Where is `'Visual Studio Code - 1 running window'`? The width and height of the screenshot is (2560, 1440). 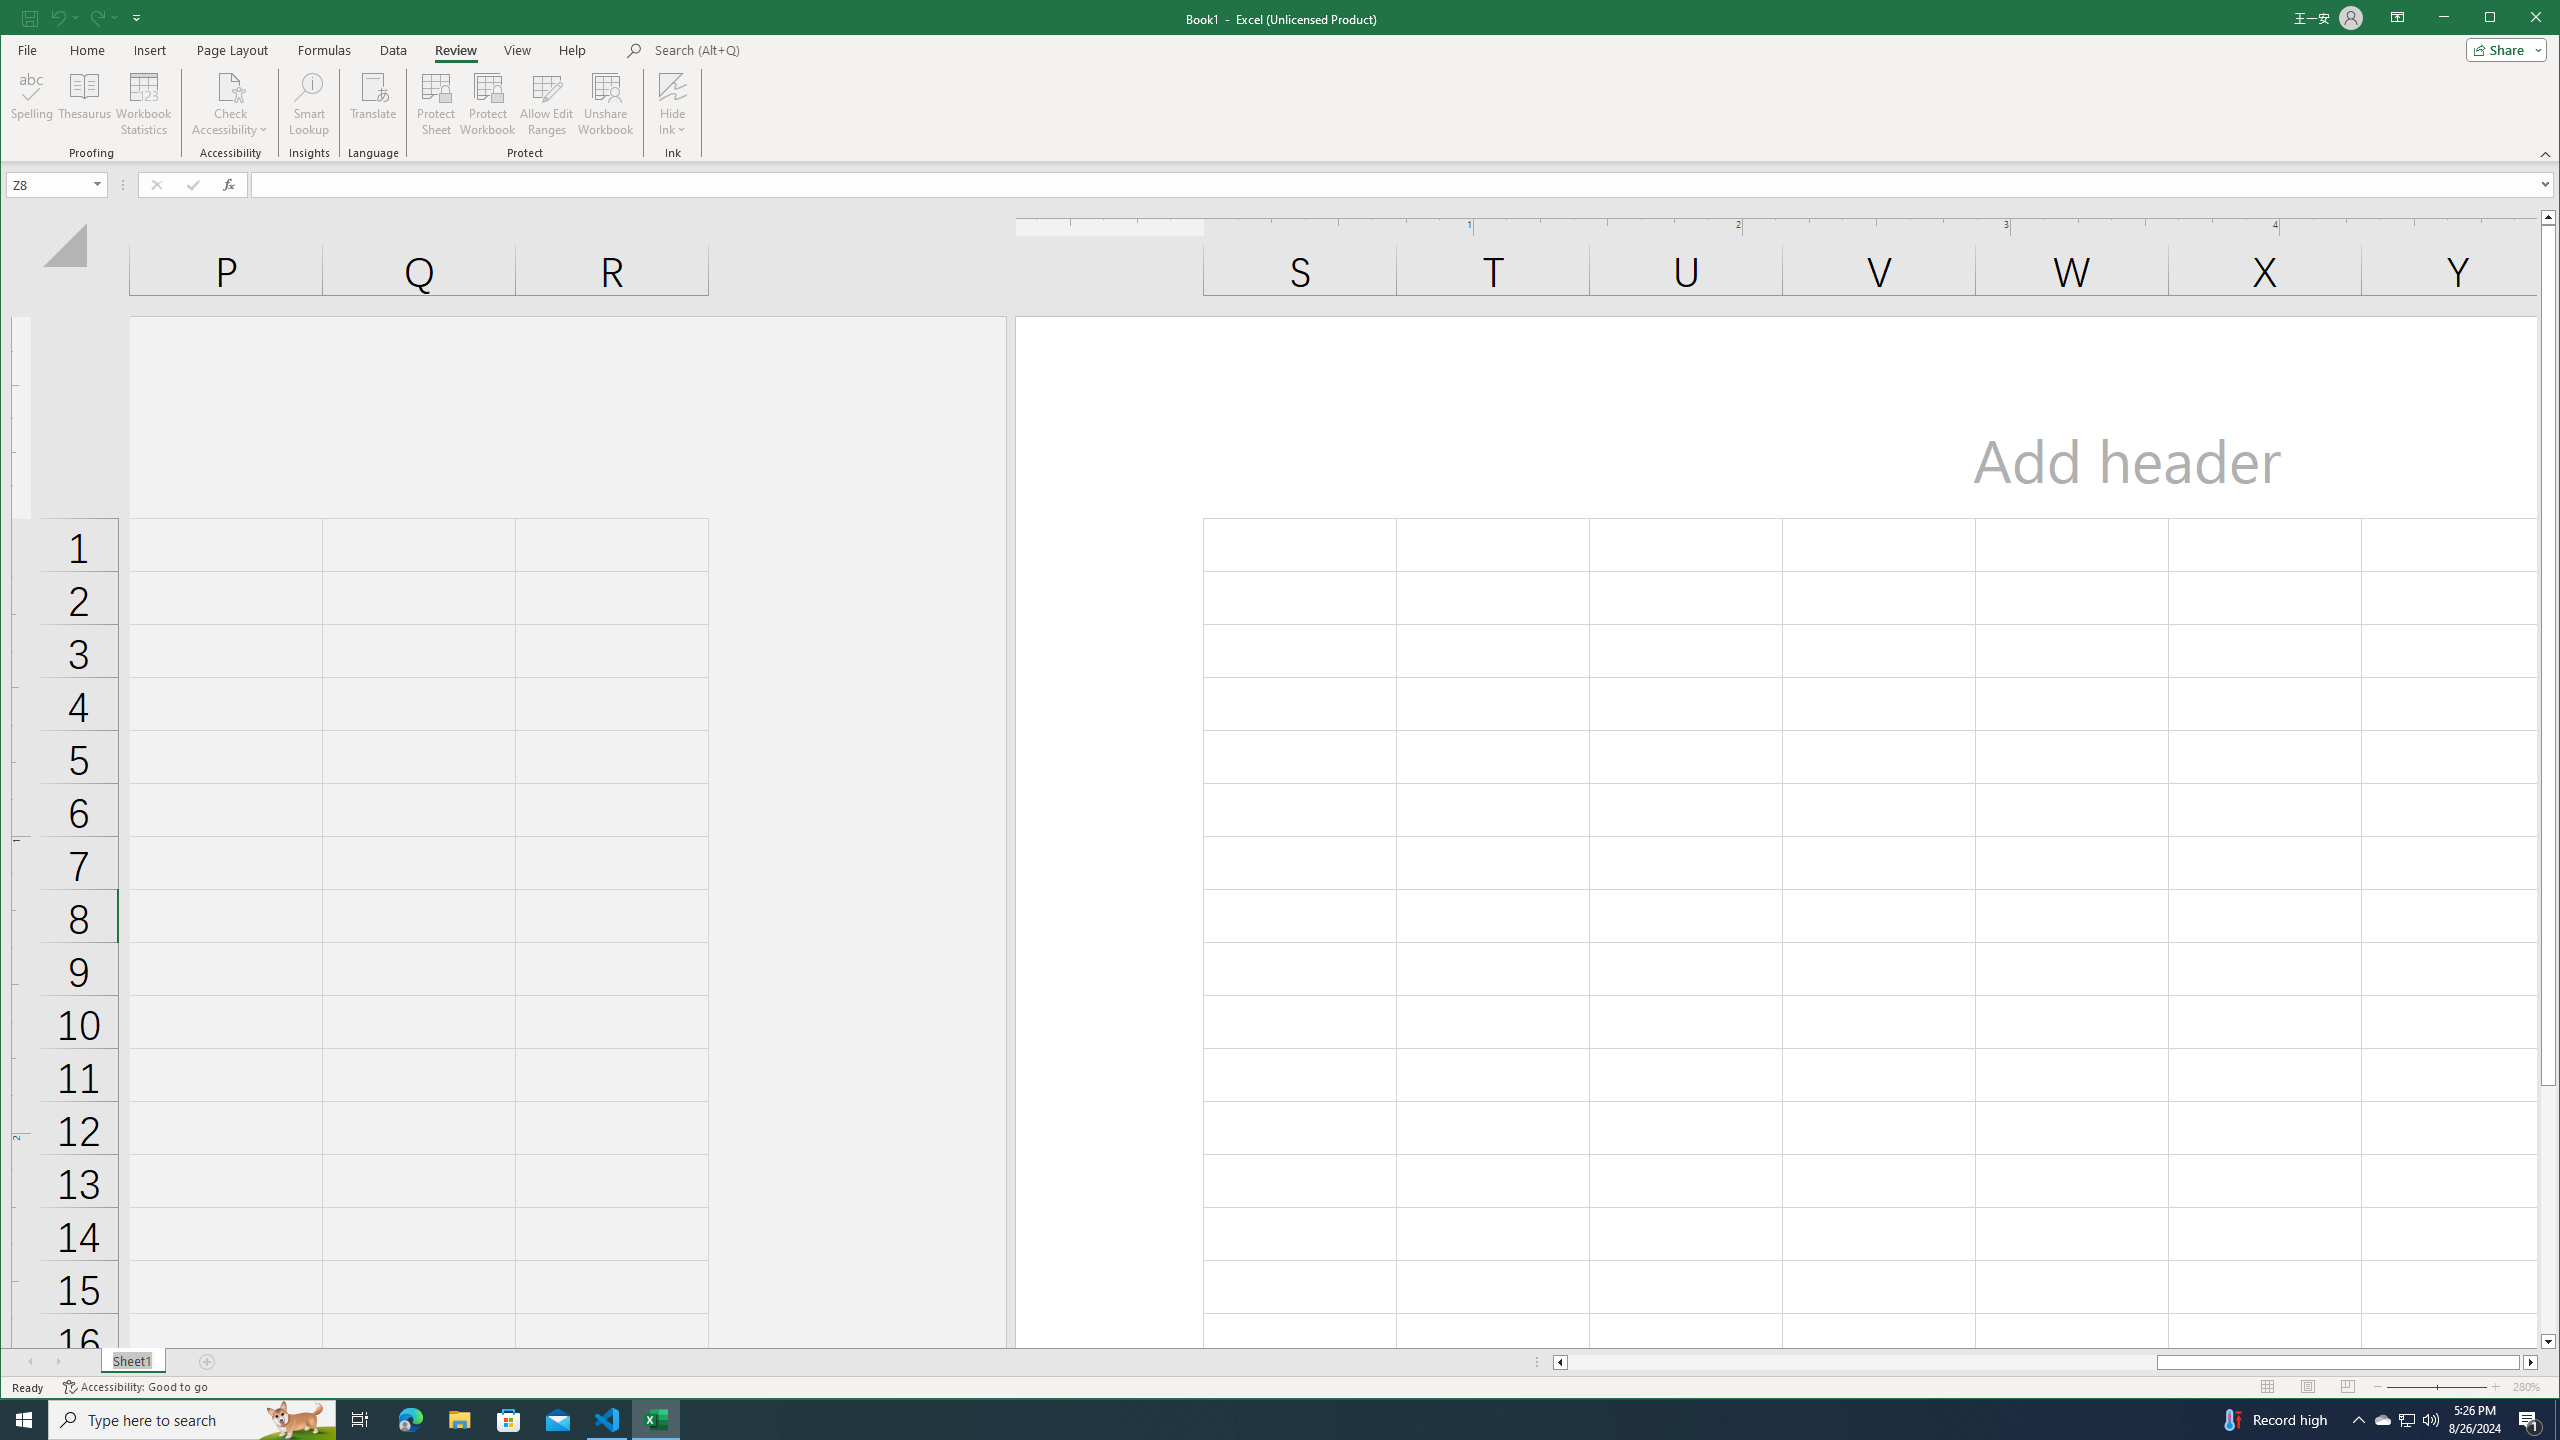
'Visual Studio Code - 1 running window' is located at coordinates (607, 1418).